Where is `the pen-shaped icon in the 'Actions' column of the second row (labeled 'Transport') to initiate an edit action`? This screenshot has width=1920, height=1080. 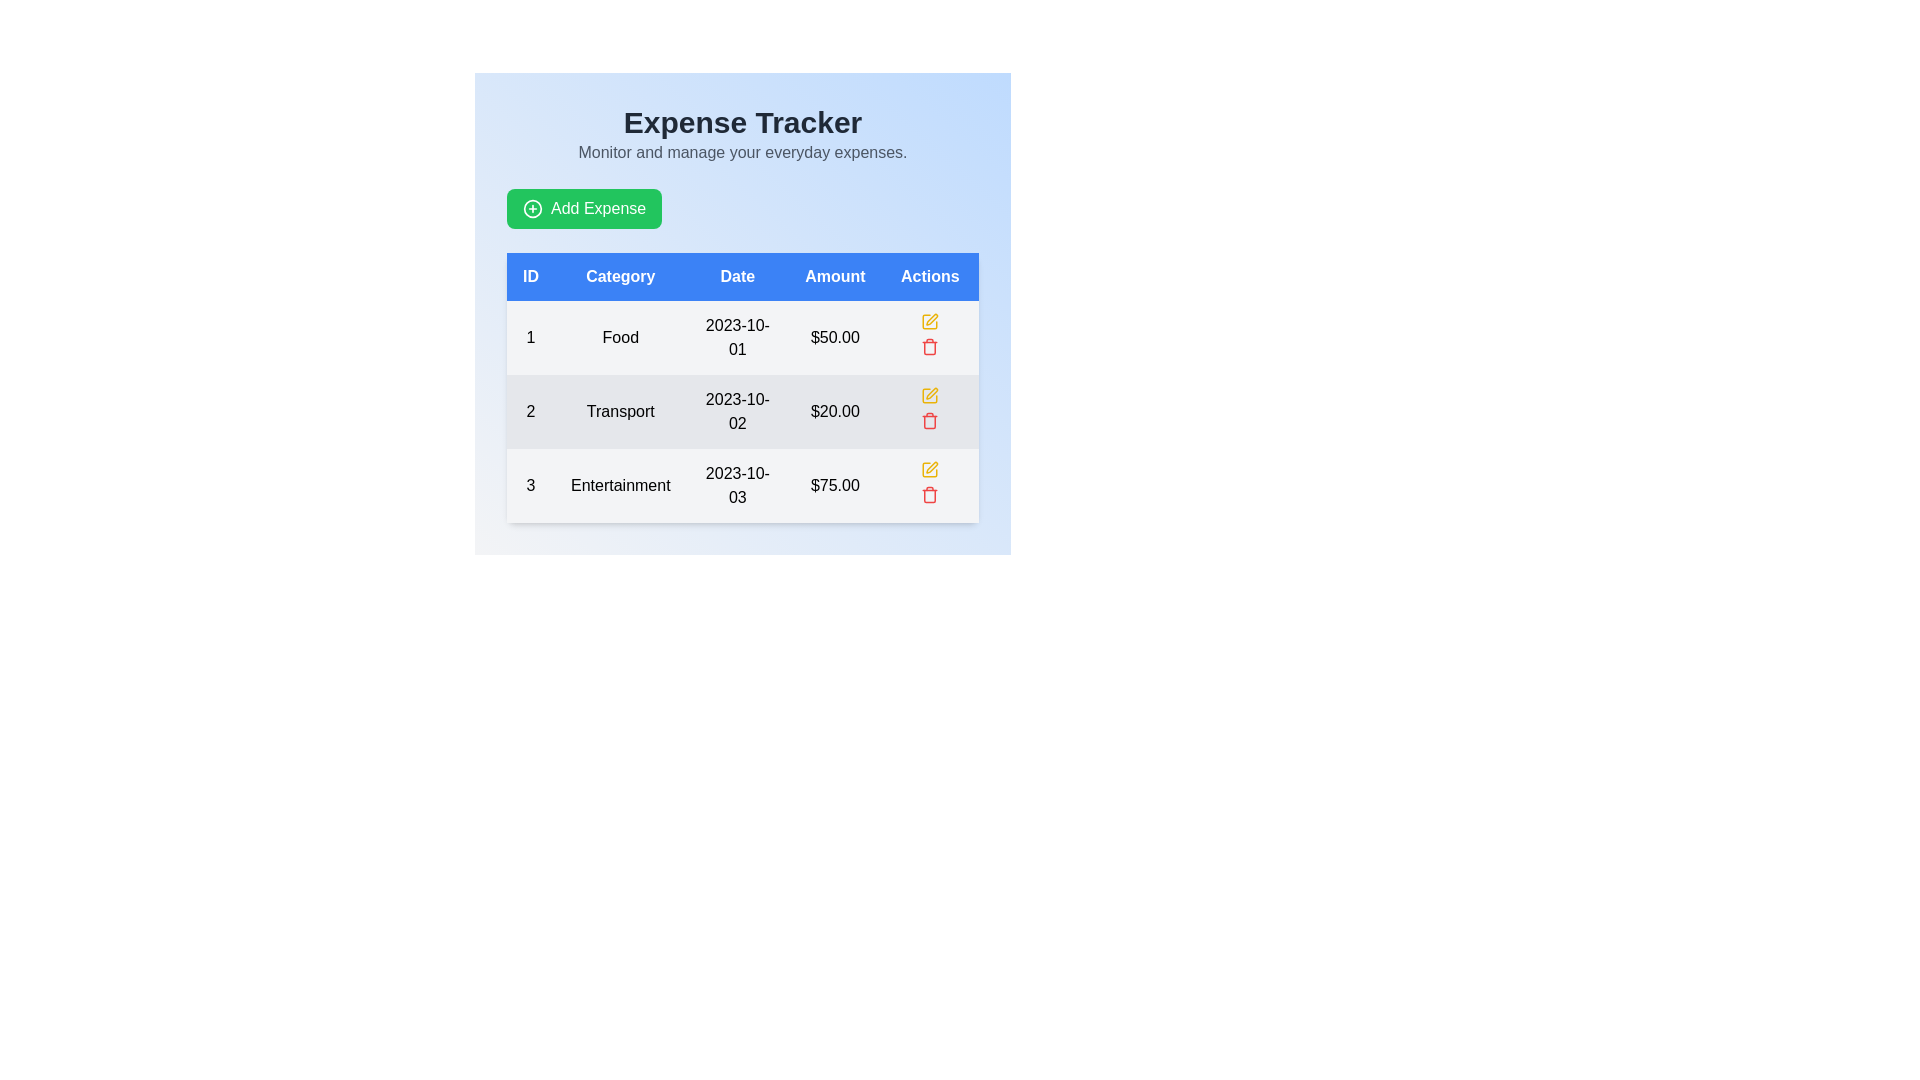 the pen-shaped icon in the 'Actions' column of the second row (labeled 'Transport') to initiate an edit action is located at coordinates (931, 393).